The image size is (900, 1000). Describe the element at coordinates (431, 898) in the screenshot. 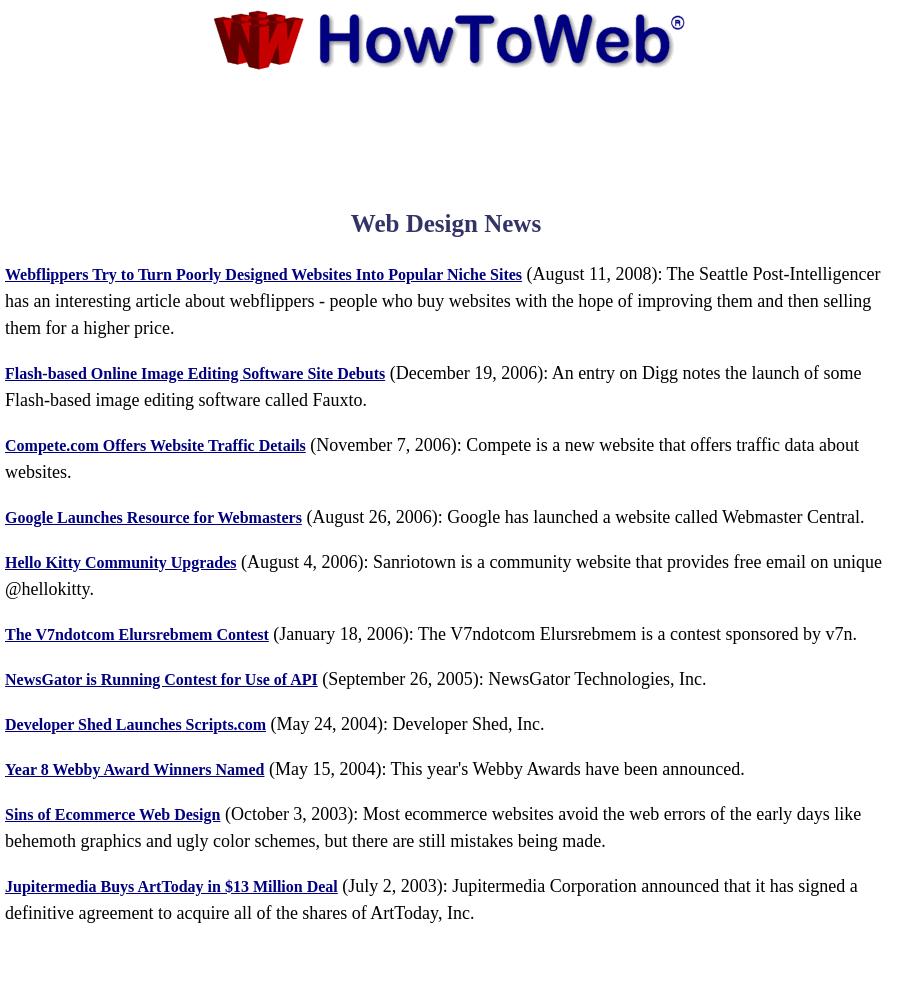

I see `'(July 2, 2003): Jupitermedia Corporation announced that it has signed a definitive agreement to acquire all of the shares of ArtToday, Inc.'` at that location.